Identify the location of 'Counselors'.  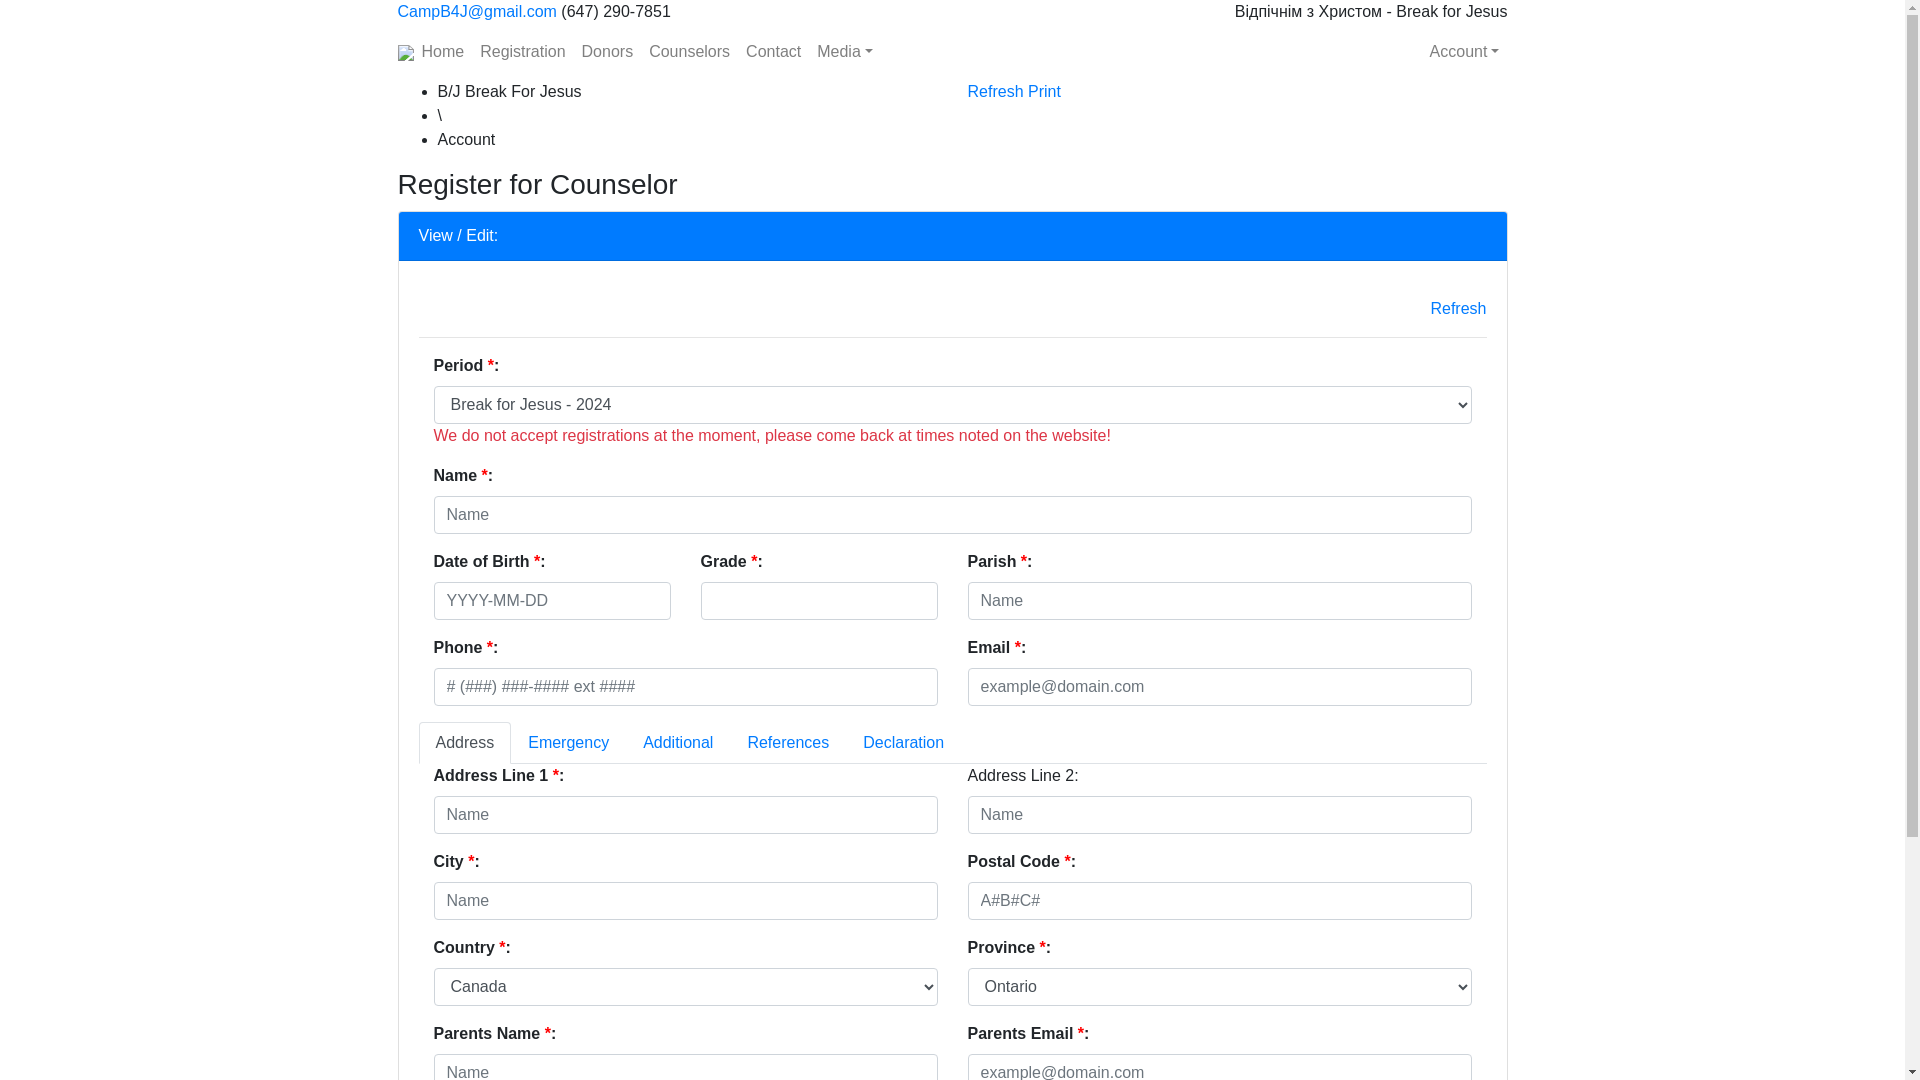
(689, 50).